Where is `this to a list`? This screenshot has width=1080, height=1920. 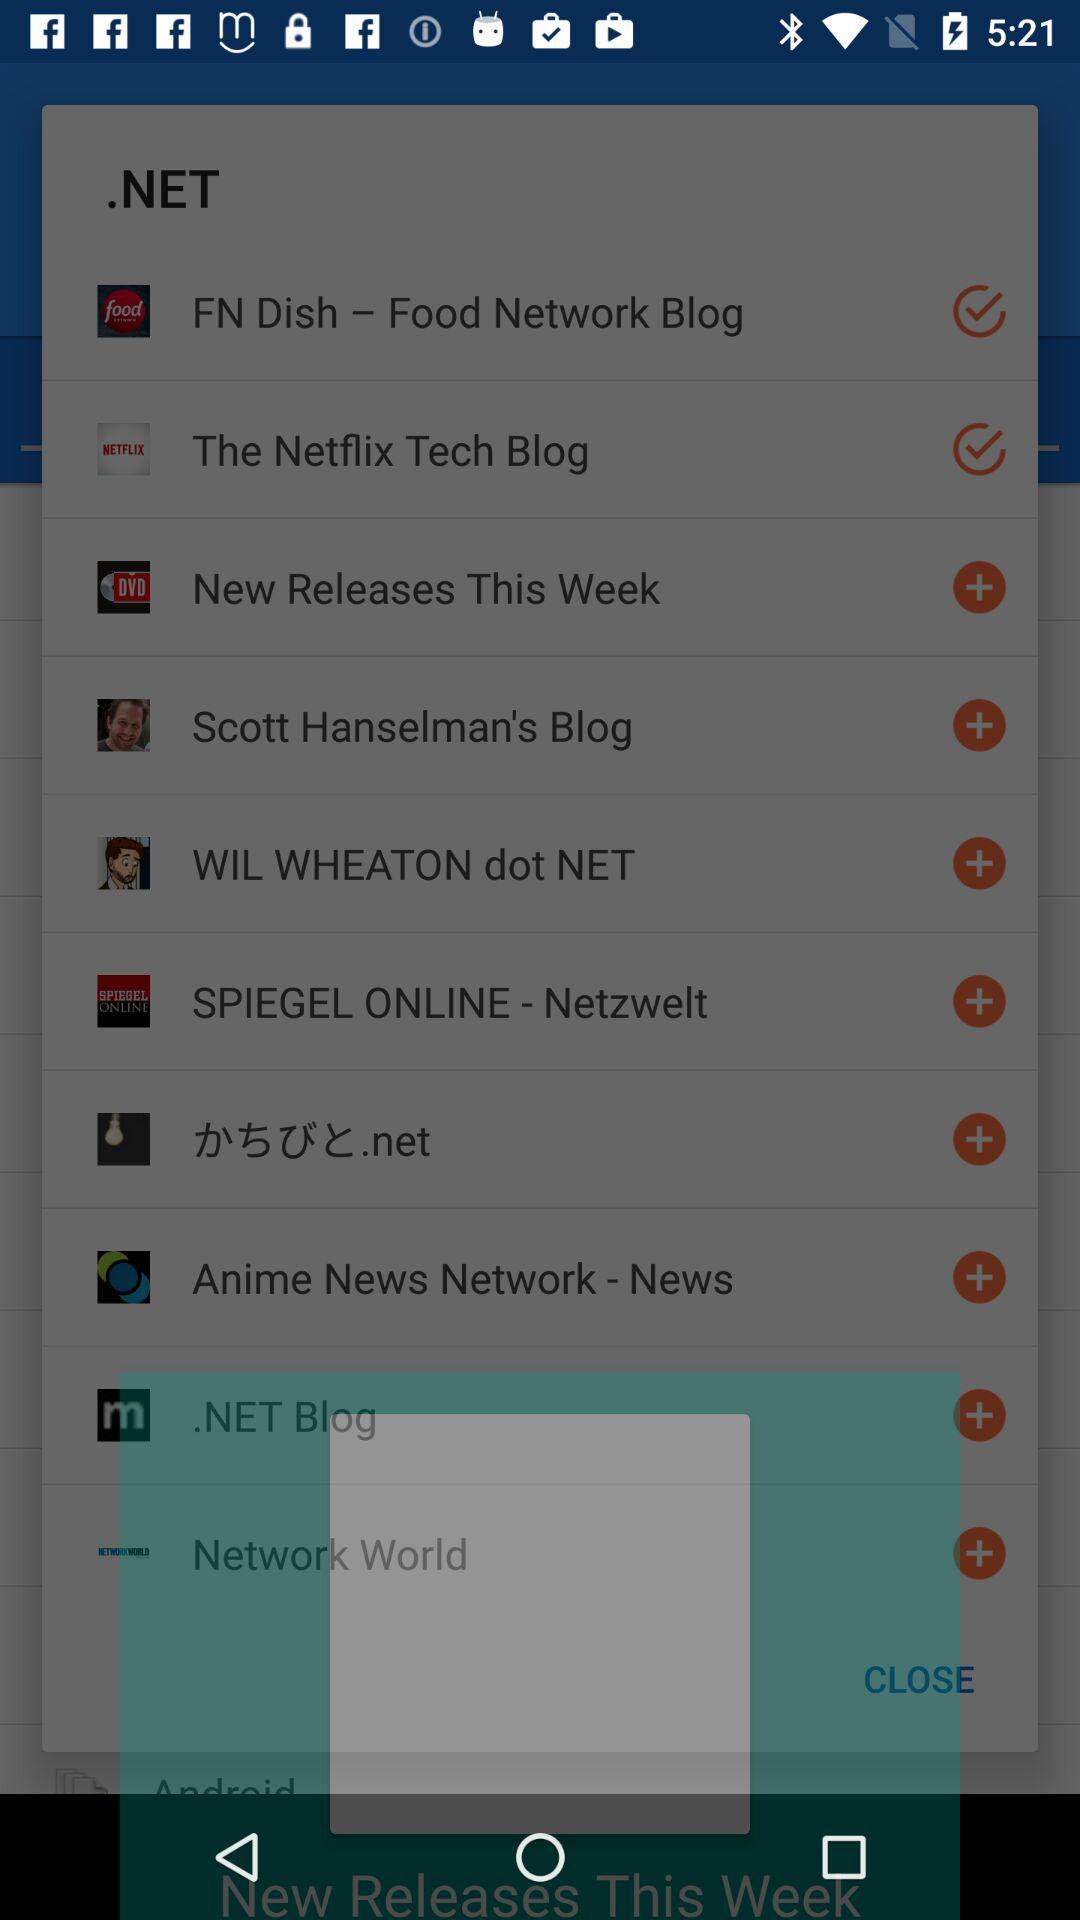
this to a list is located at coordinates (978, 863).